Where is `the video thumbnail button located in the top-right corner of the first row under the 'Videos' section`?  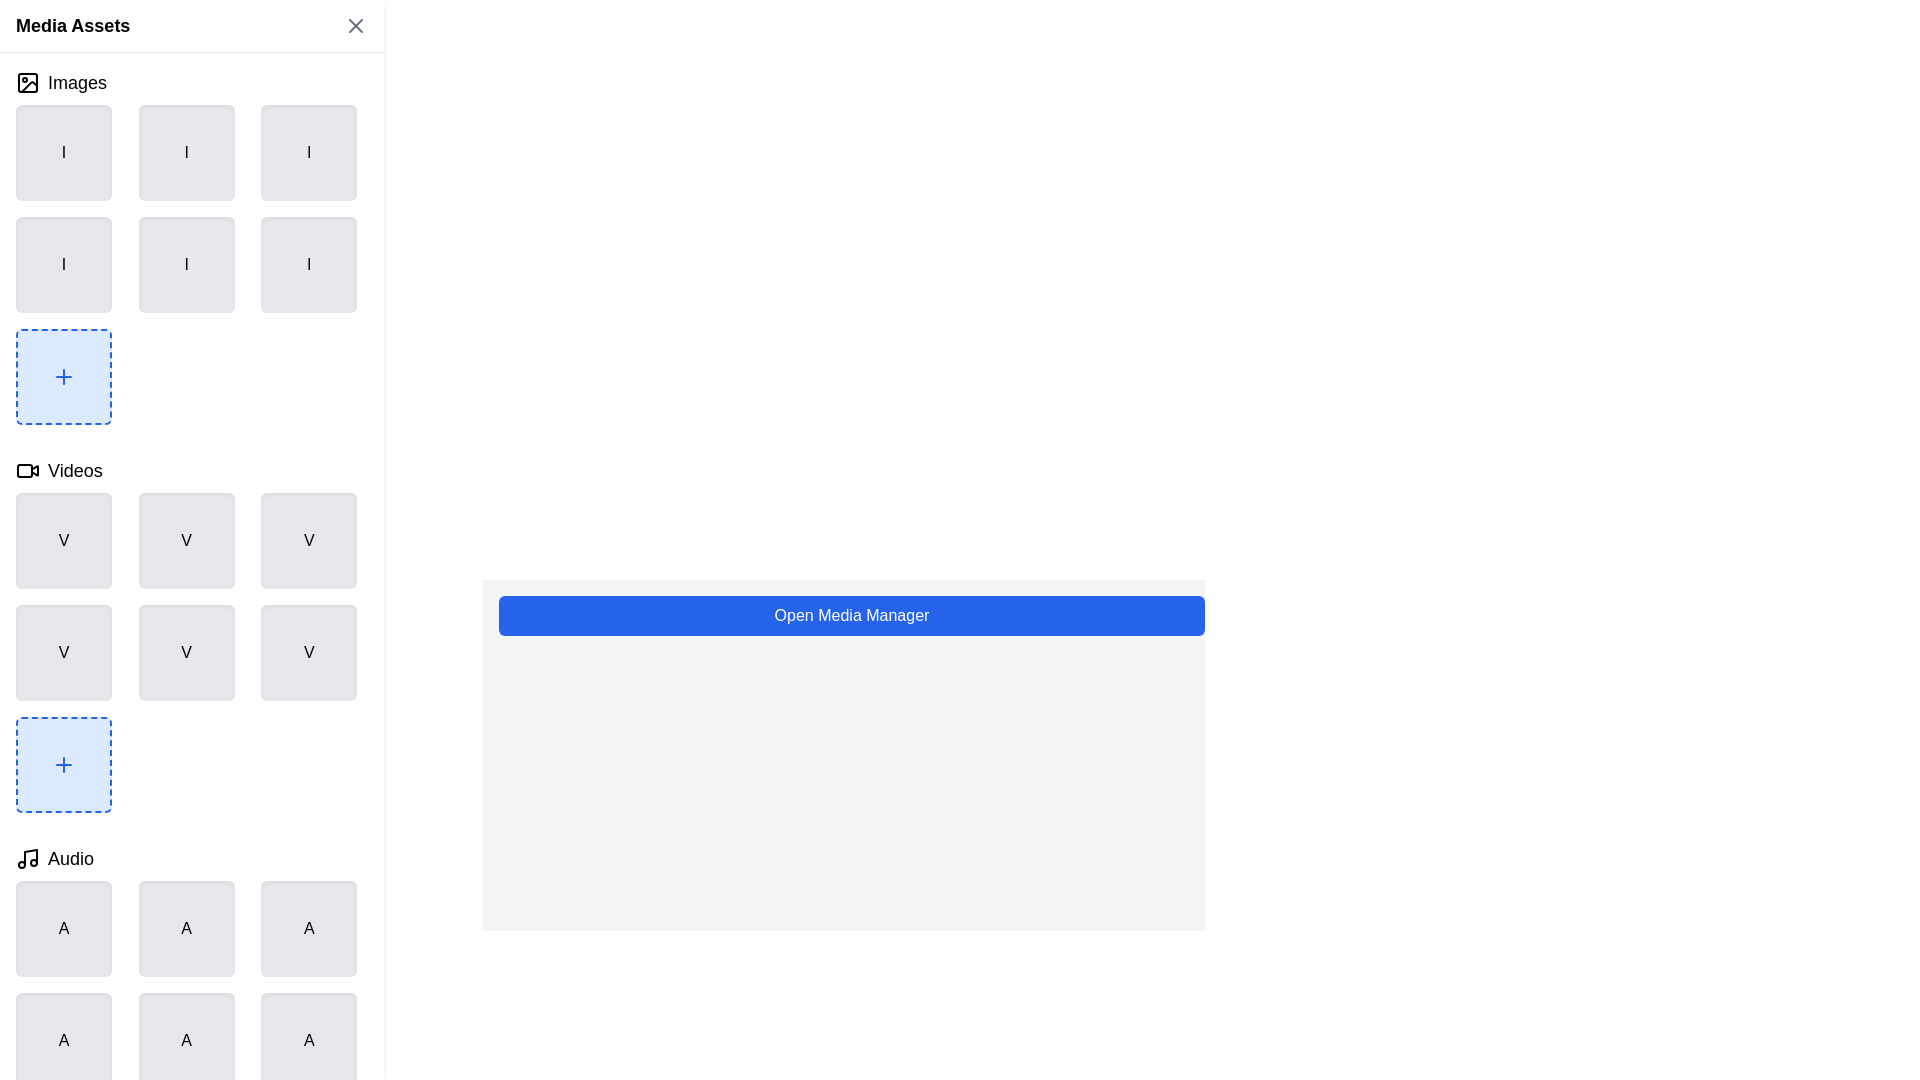
the video thumbnail button located in the top-right corner of the first row under the 'Videos' section is located at coordinates (308, 540).